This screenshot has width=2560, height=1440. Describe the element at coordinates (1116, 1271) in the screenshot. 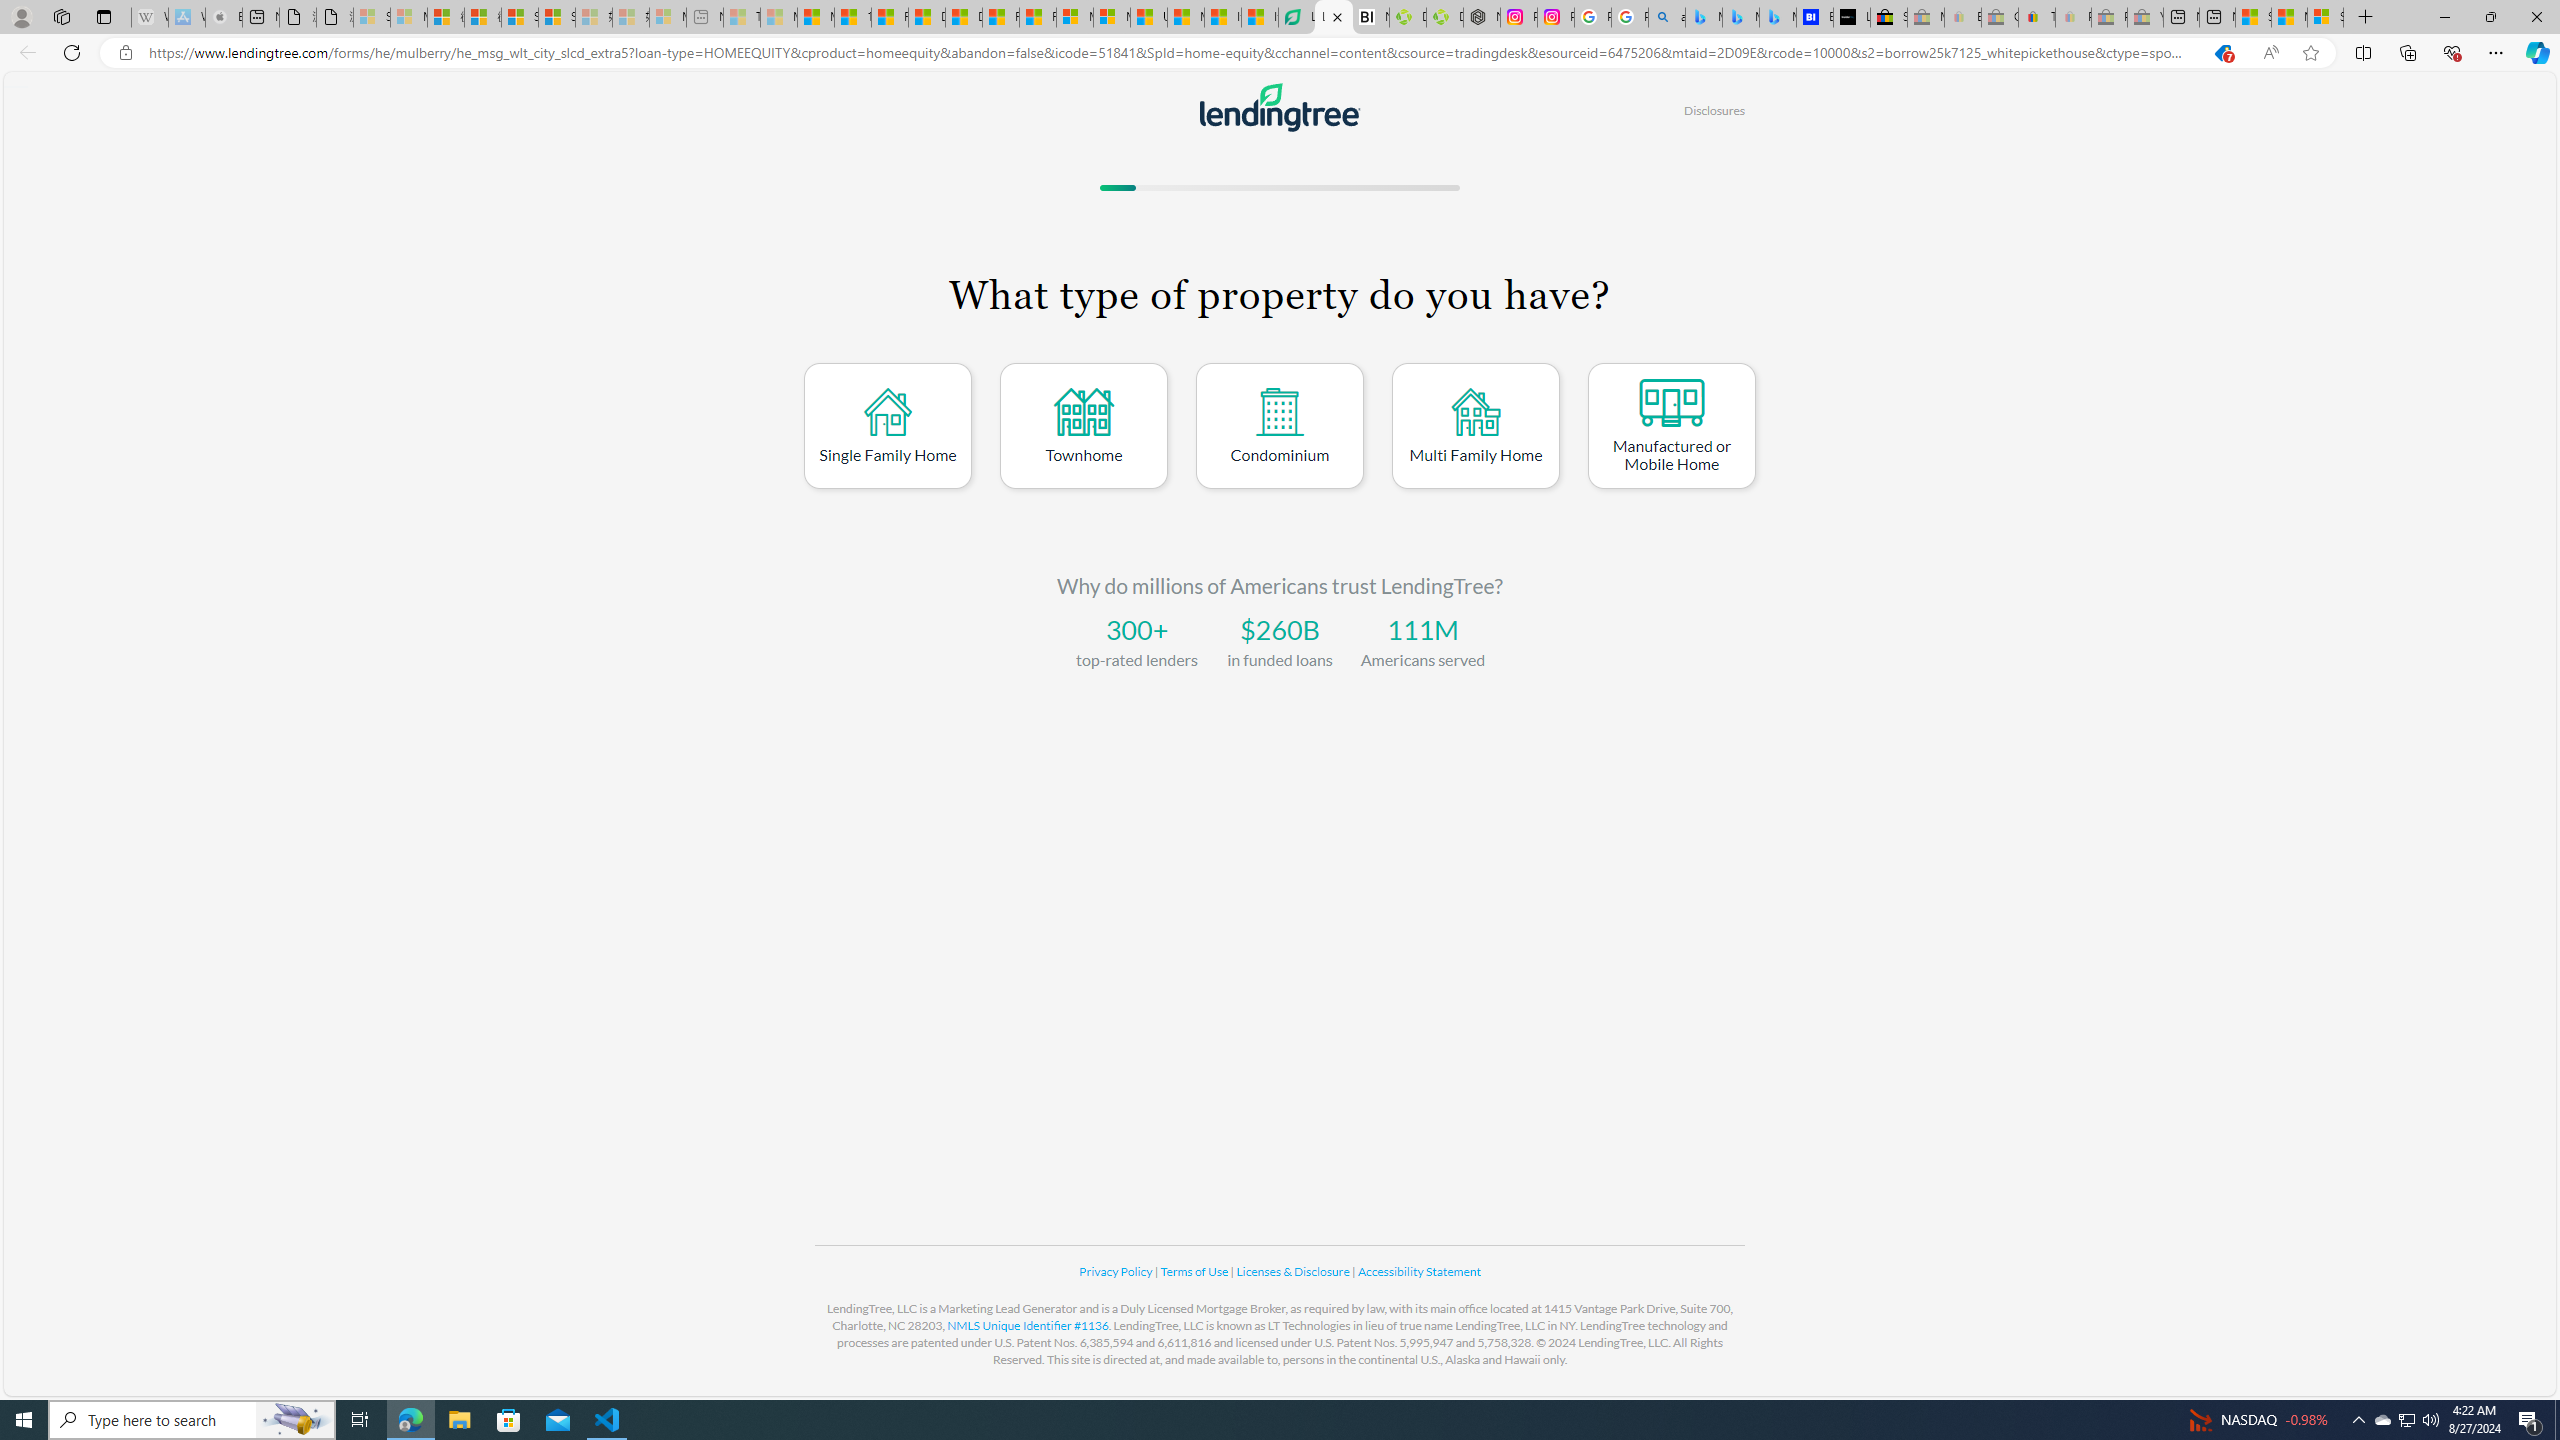

I see `'Privacy Policy '` at that location.